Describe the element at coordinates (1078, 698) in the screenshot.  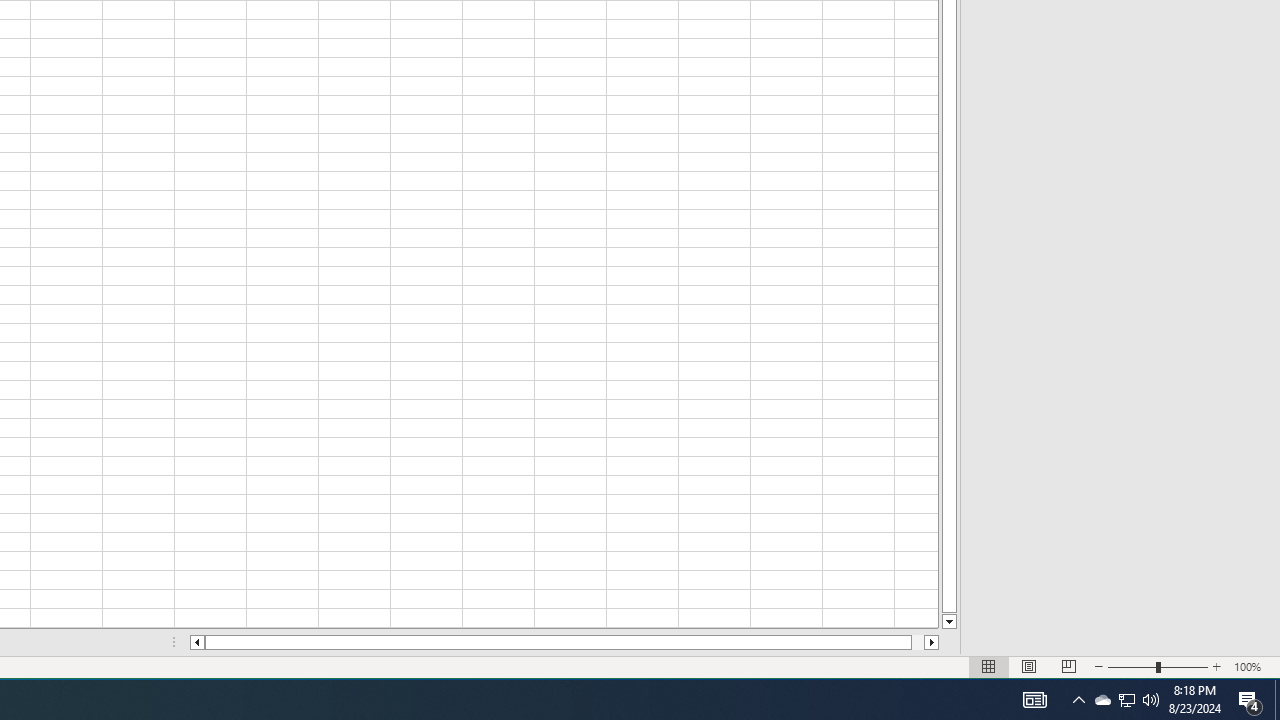
I see `'AutomationID: 4105'` at that location.